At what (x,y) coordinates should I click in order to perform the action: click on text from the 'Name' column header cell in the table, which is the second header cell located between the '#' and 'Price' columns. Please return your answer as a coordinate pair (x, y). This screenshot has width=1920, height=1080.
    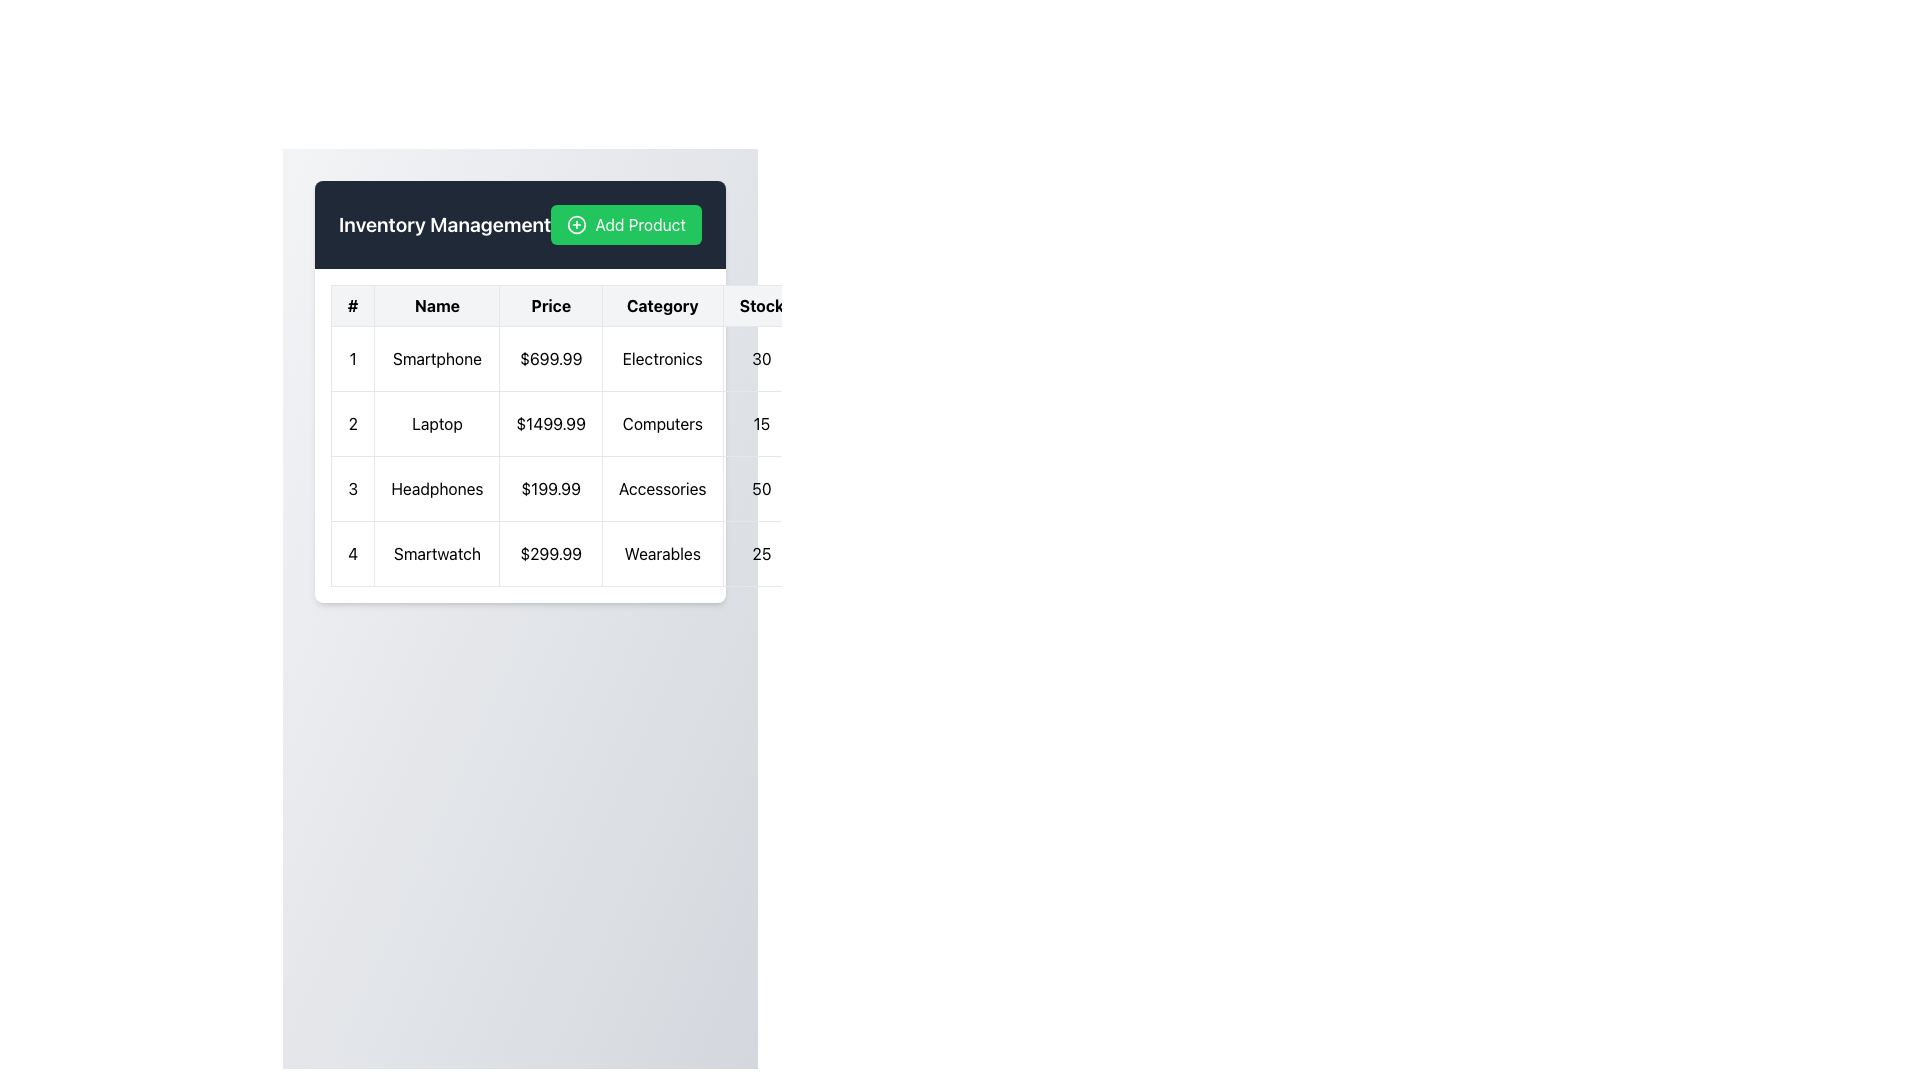
    Looking at the image, I should click on (436, 305).